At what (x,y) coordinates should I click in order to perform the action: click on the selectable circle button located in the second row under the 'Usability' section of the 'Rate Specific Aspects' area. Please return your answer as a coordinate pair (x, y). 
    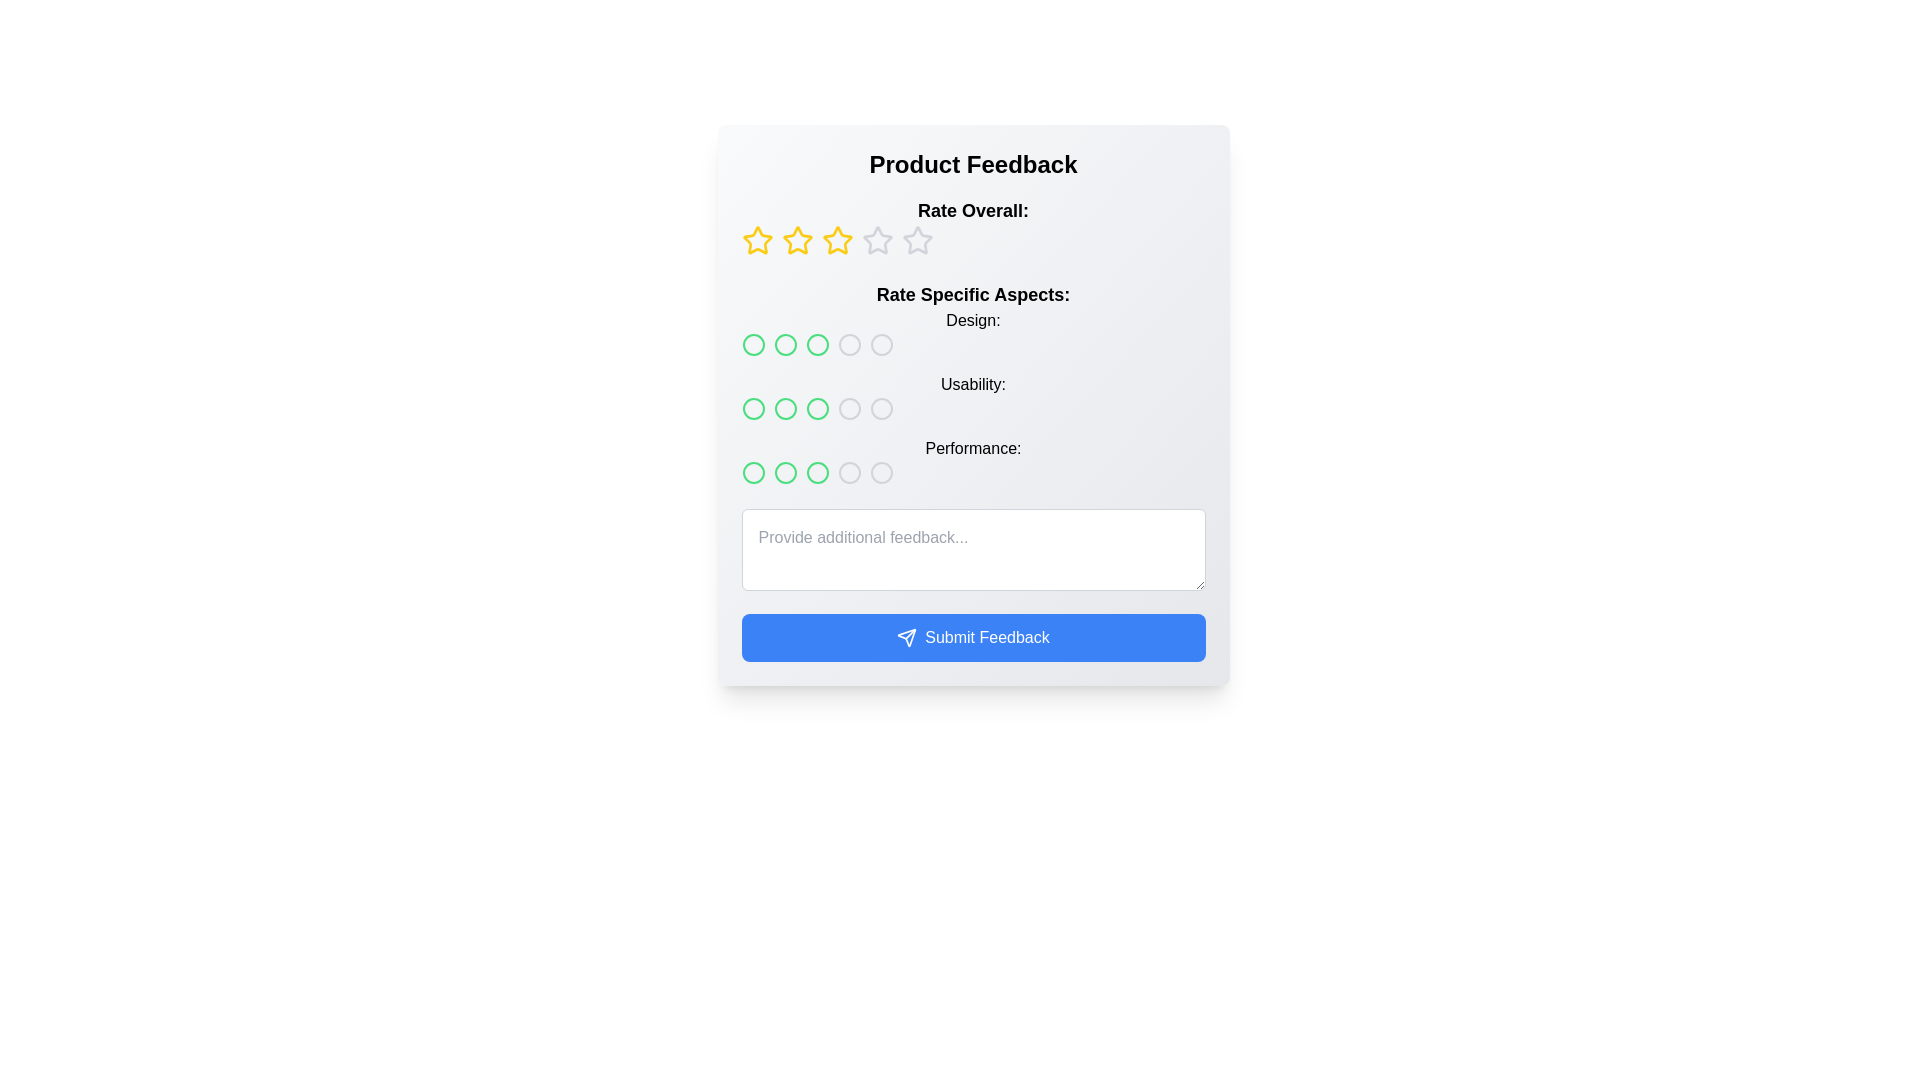
    Looking at the image, I should click on (849, 407).